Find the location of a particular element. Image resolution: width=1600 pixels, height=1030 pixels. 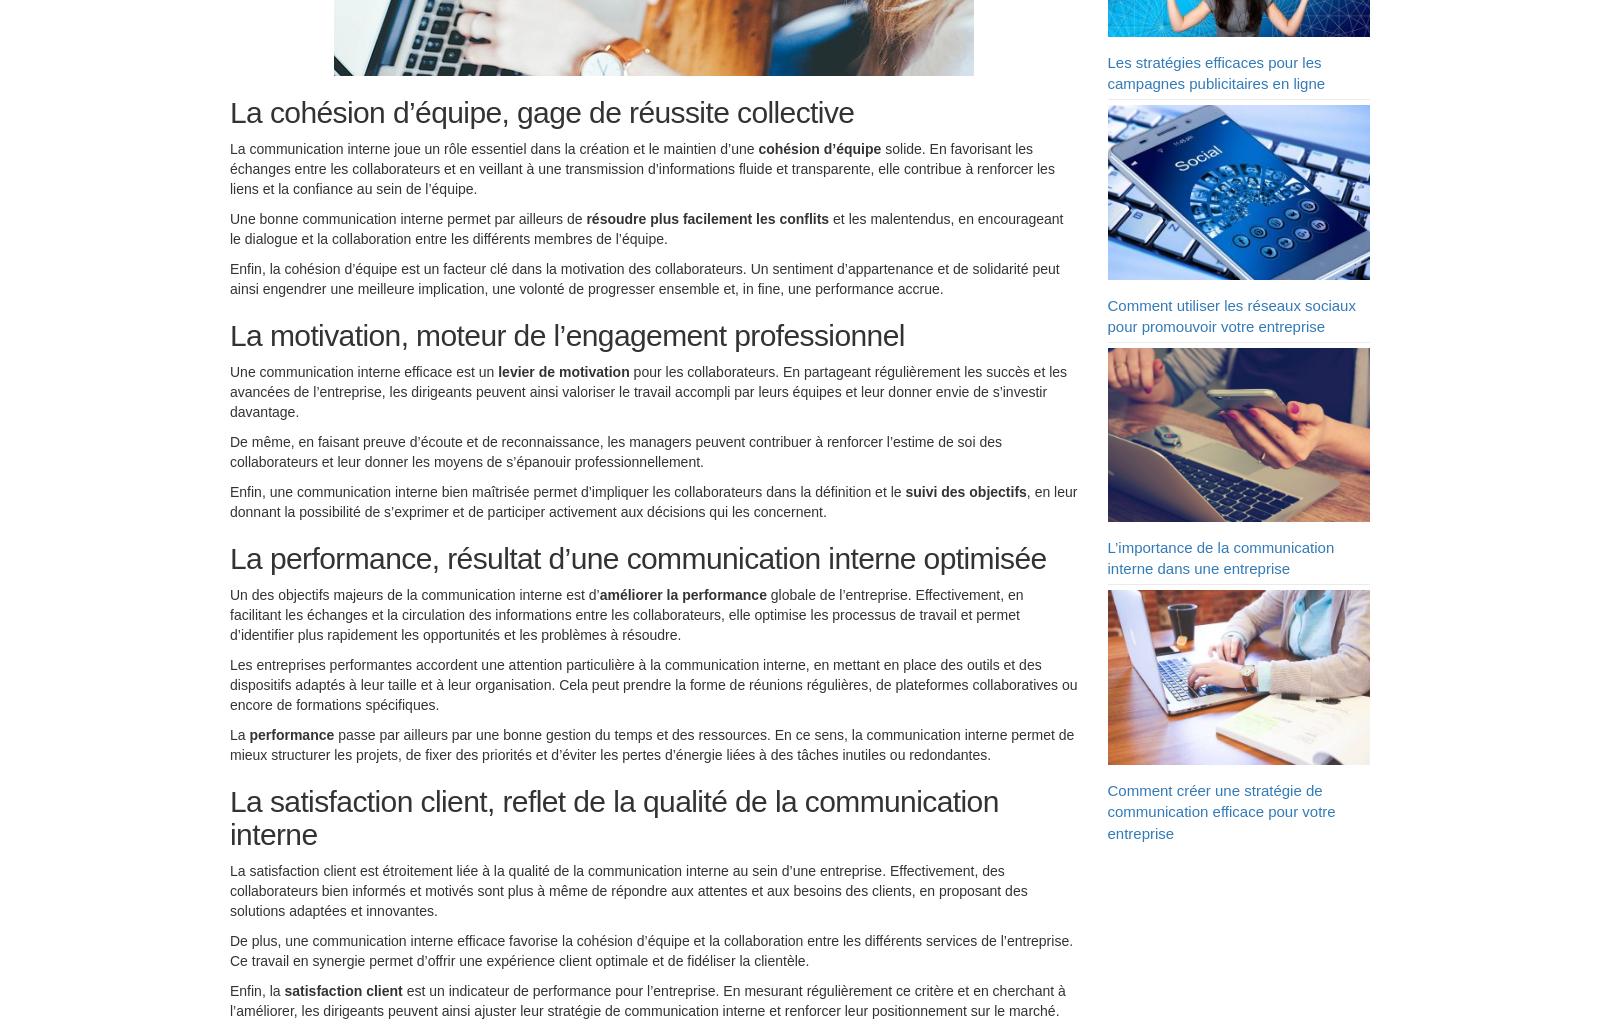

'Une communication interne efficace est un' is located at coordinates (364, 375).